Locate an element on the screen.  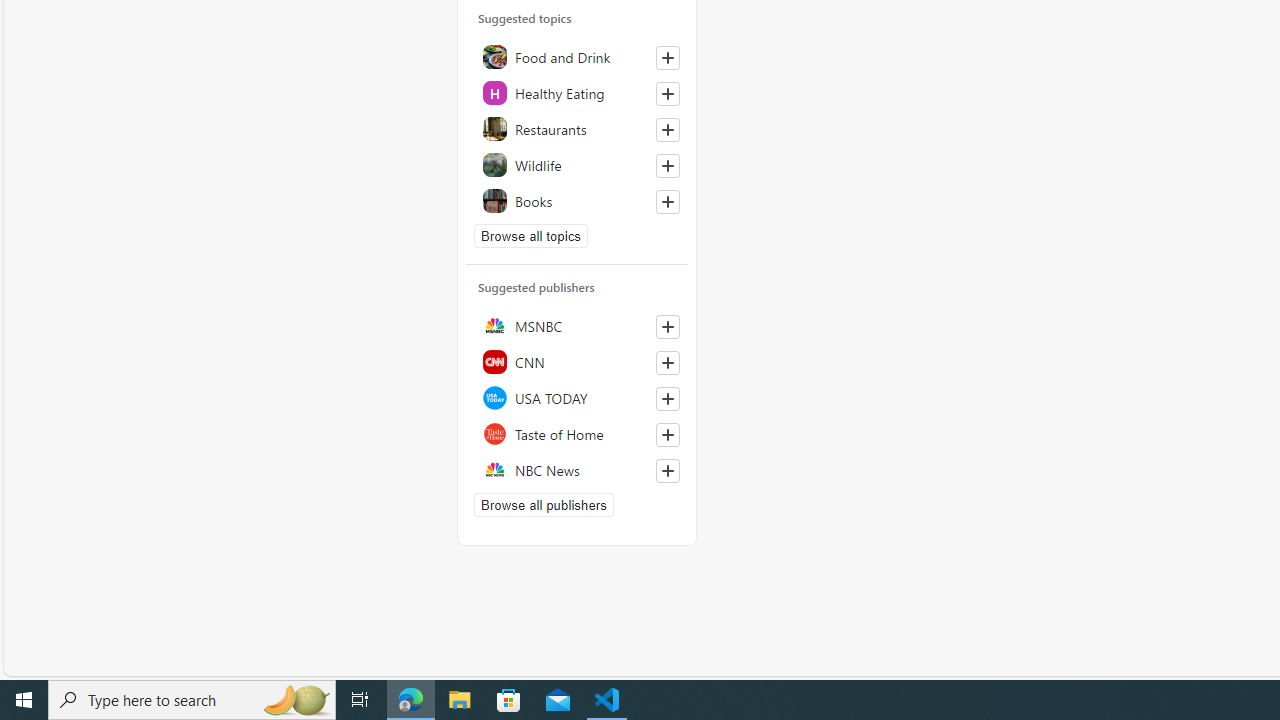
'Healthy Eating' is located at coordinates (576, 93).